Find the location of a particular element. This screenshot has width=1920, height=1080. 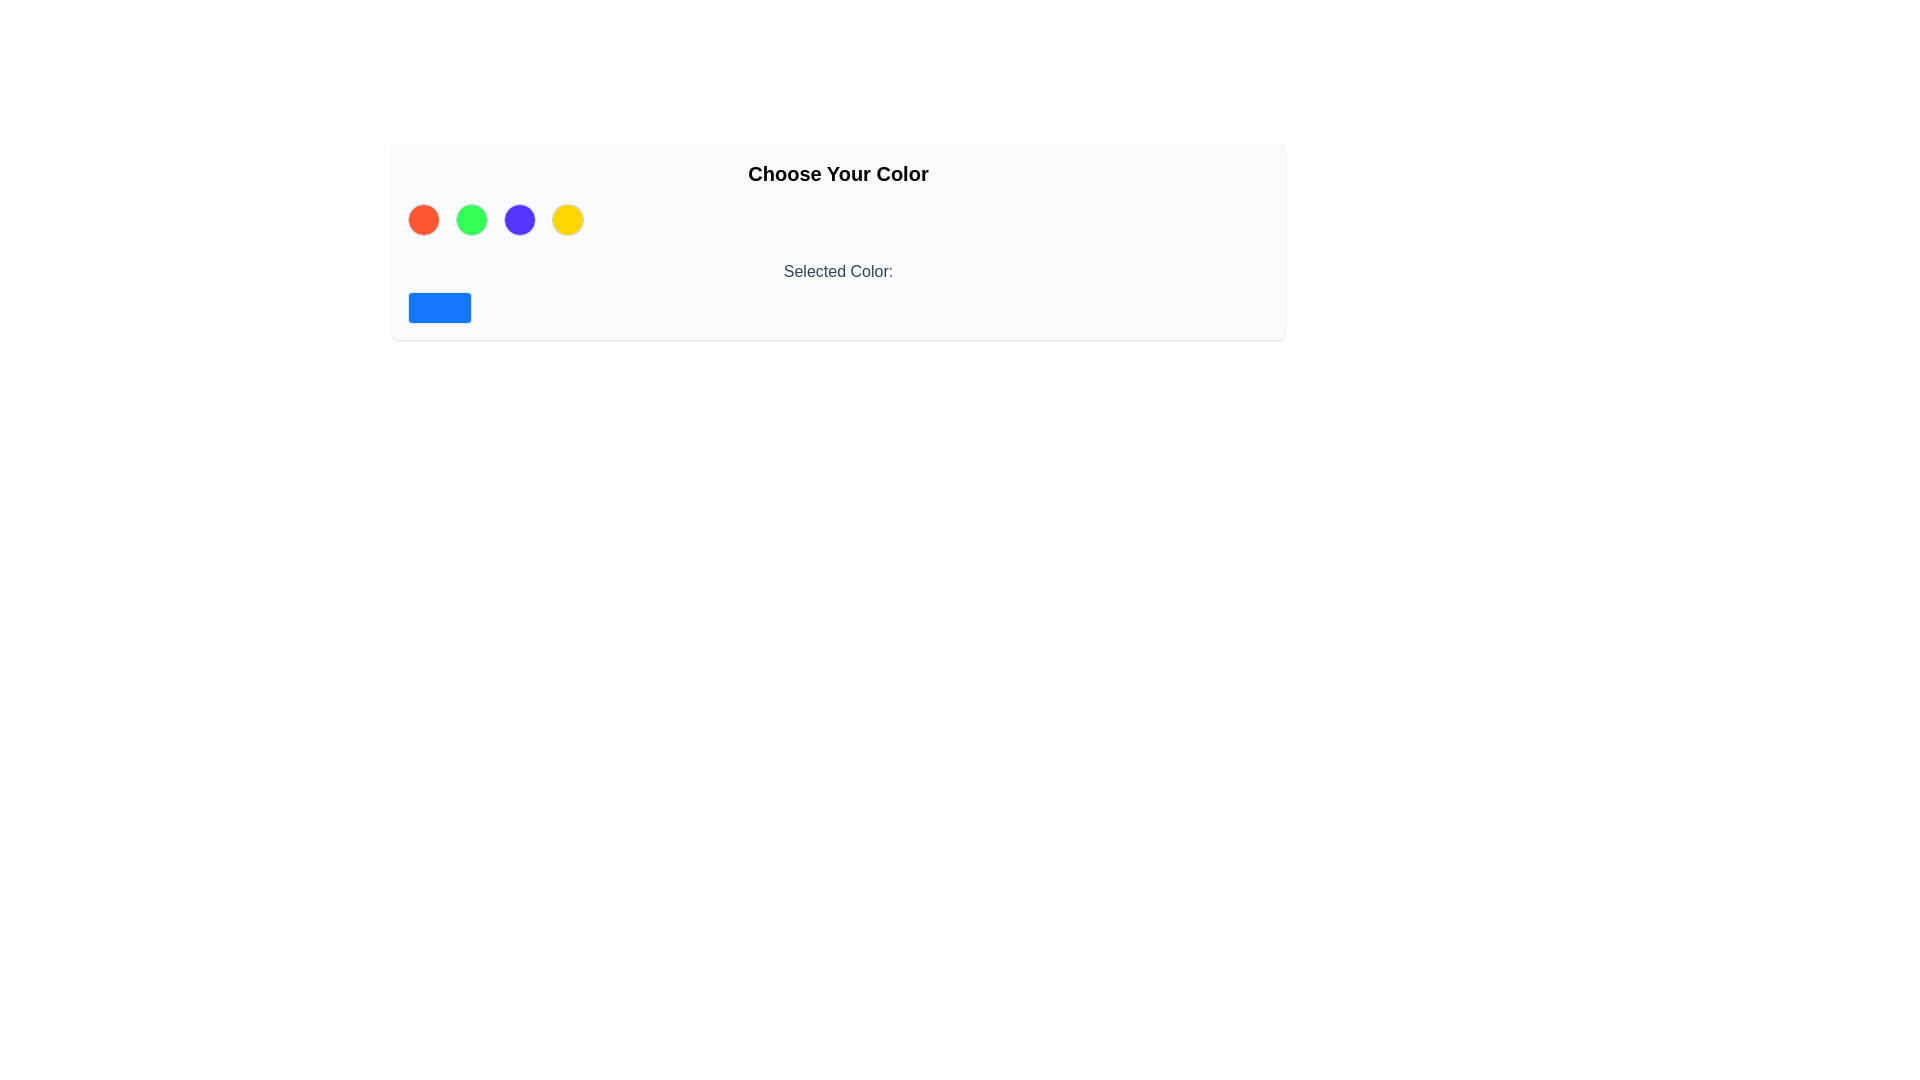

the circular button with a yellow background and gray border, which is the fourth element in a horizontal row of four circular indicators is located at coordinates (566, 219).